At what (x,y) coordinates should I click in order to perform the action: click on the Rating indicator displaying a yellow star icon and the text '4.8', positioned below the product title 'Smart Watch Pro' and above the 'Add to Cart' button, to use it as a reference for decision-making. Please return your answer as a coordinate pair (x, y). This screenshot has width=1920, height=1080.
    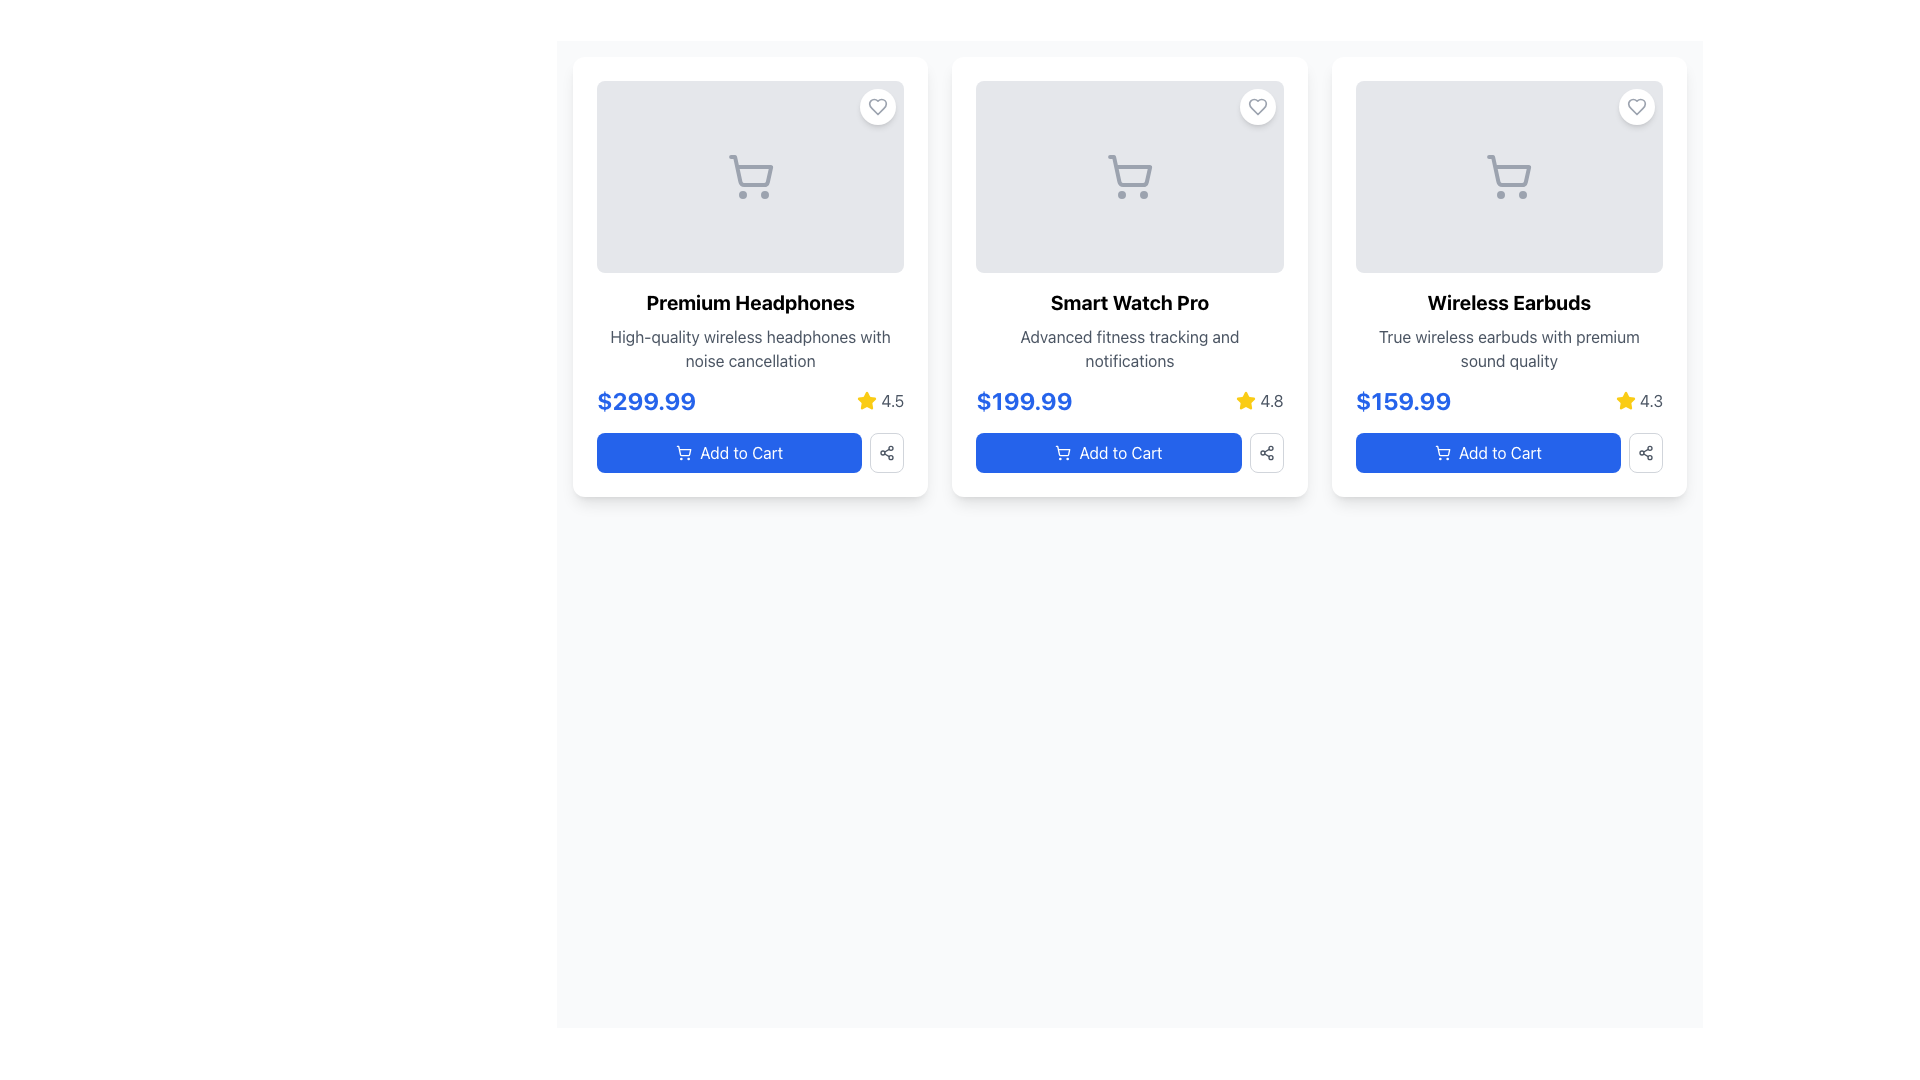
    Looking at the image, I should click on (1259, 401).